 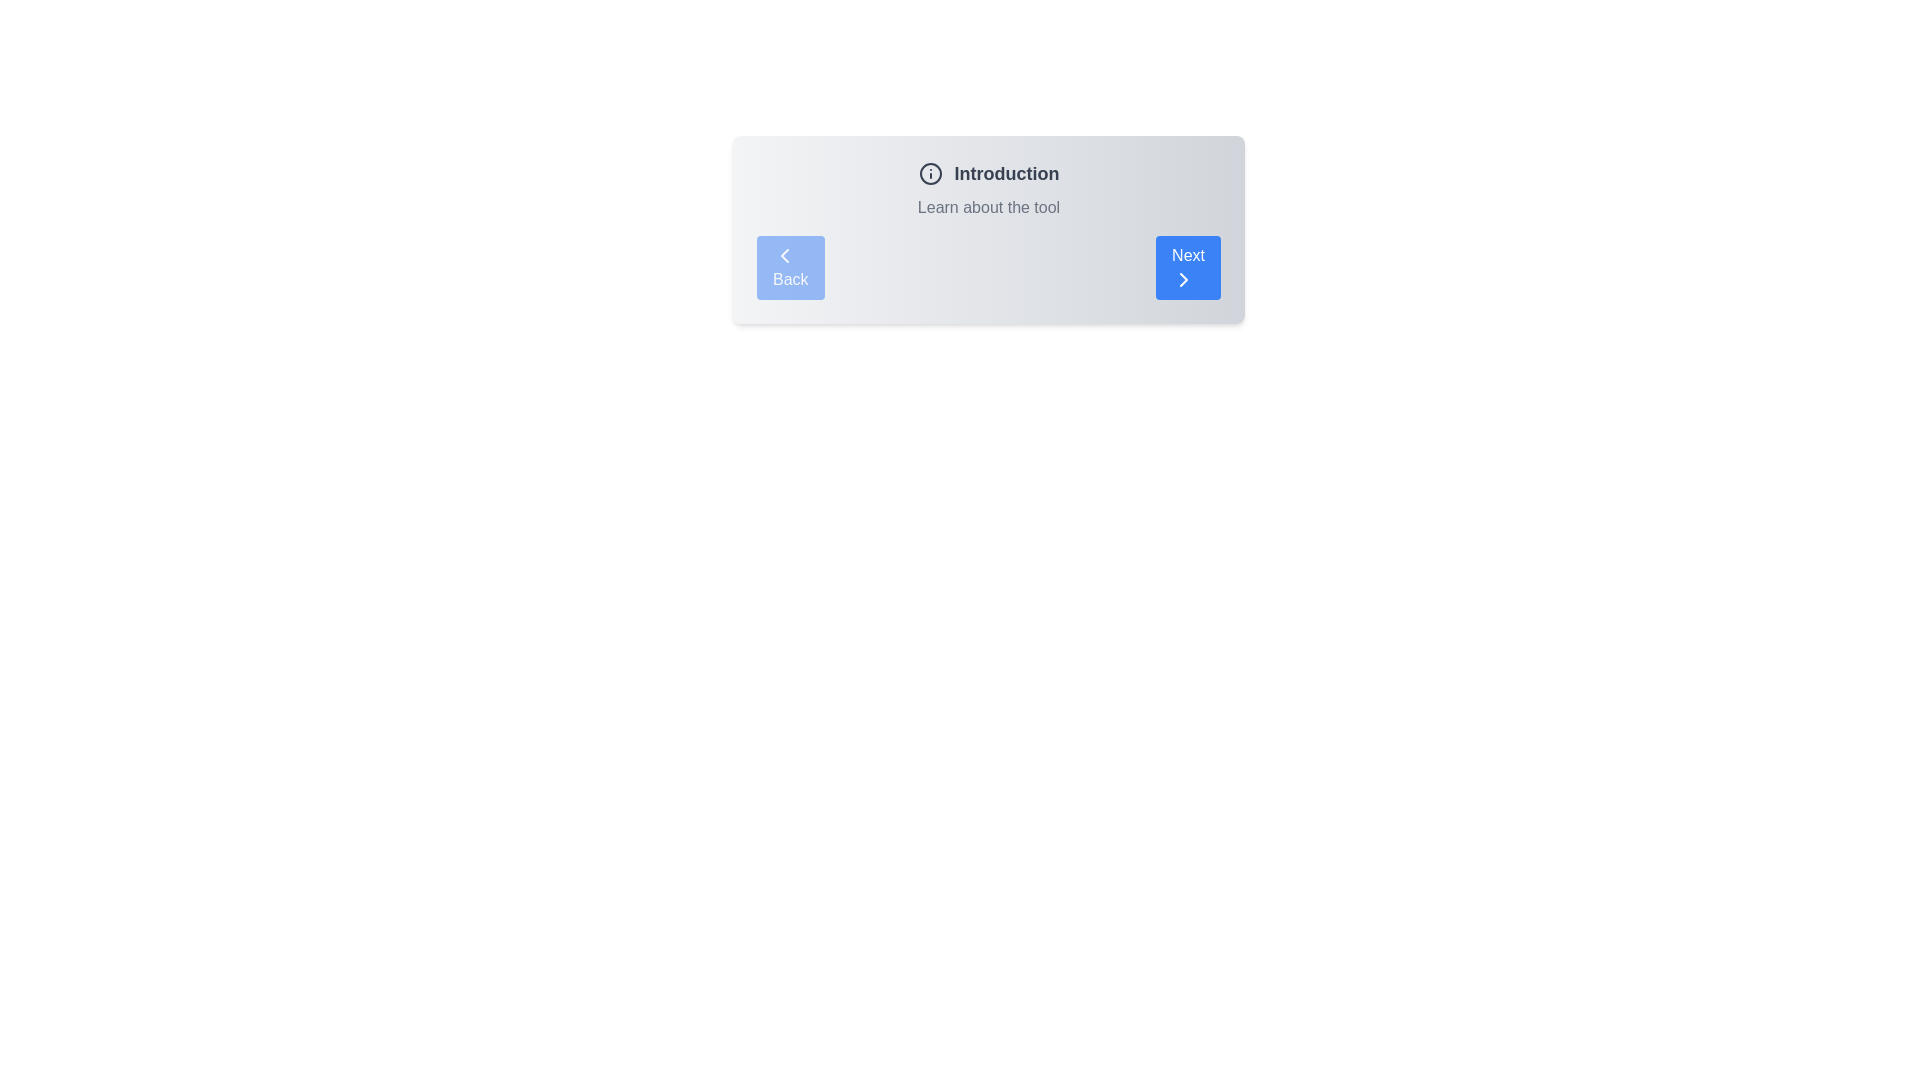 What do you see at coordinates (988, 208) in the screenshot?
I see `the Text label providing descriptive or instructional information located at the bottom of the 'Introduction' section, below the 'Introduction' text and info icon` at bounding box center [988, 208].